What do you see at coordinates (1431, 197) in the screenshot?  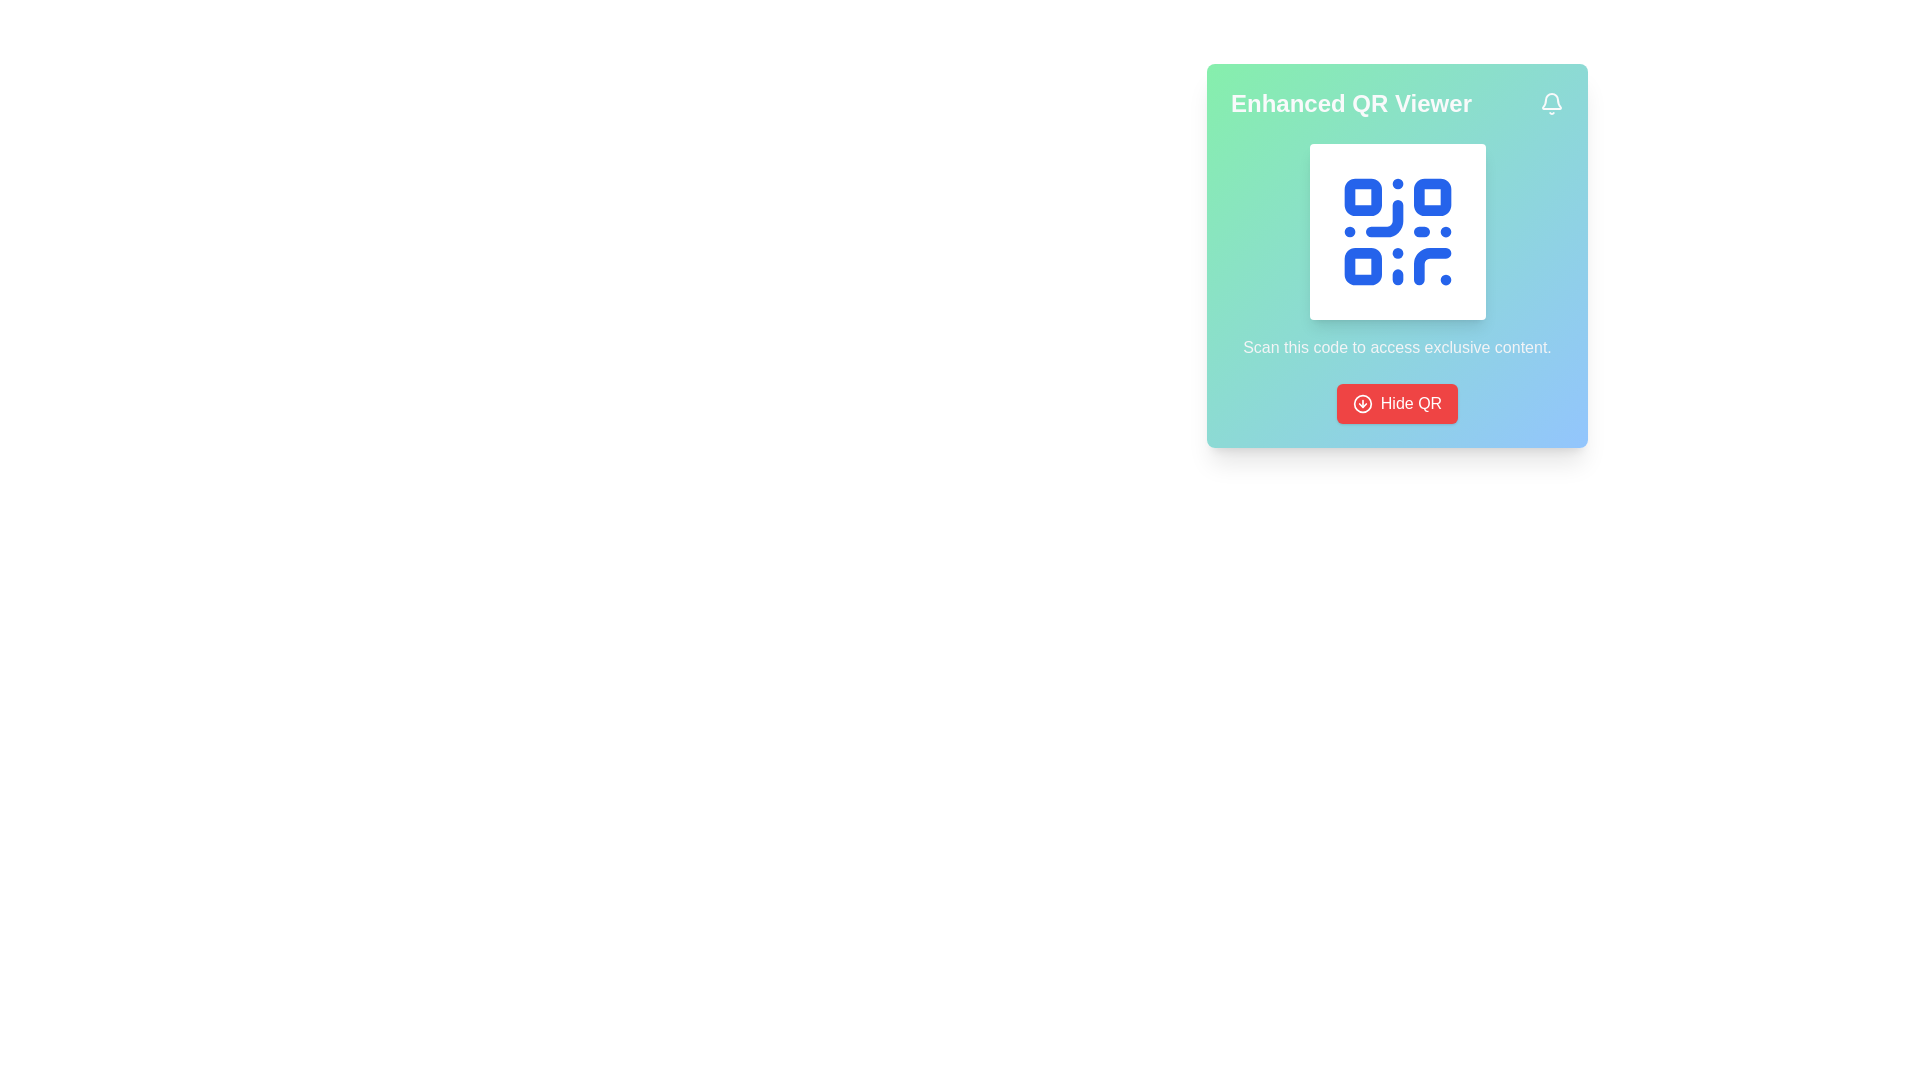 I see `the second small square in the upper right corner of the QR code representation, which contributes to the visual pattern of the QR code` at bounding box center [1431, 197].